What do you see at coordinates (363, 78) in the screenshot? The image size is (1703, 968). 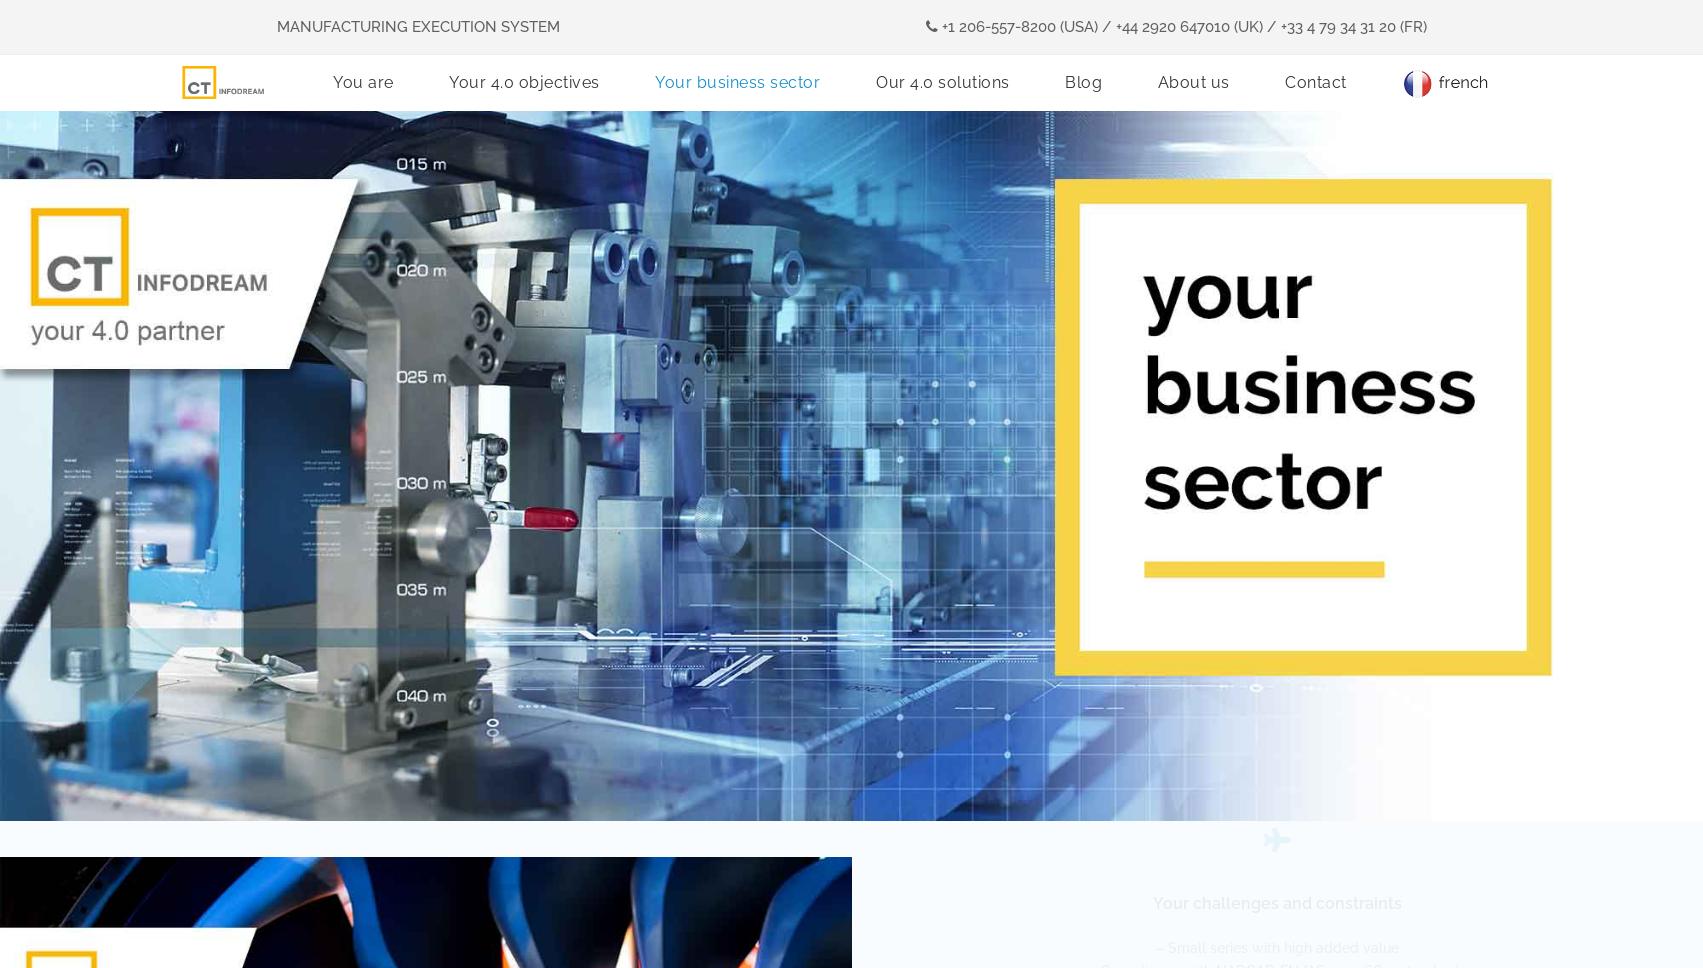 I see `'You are'` at bounding box center [363, 78].